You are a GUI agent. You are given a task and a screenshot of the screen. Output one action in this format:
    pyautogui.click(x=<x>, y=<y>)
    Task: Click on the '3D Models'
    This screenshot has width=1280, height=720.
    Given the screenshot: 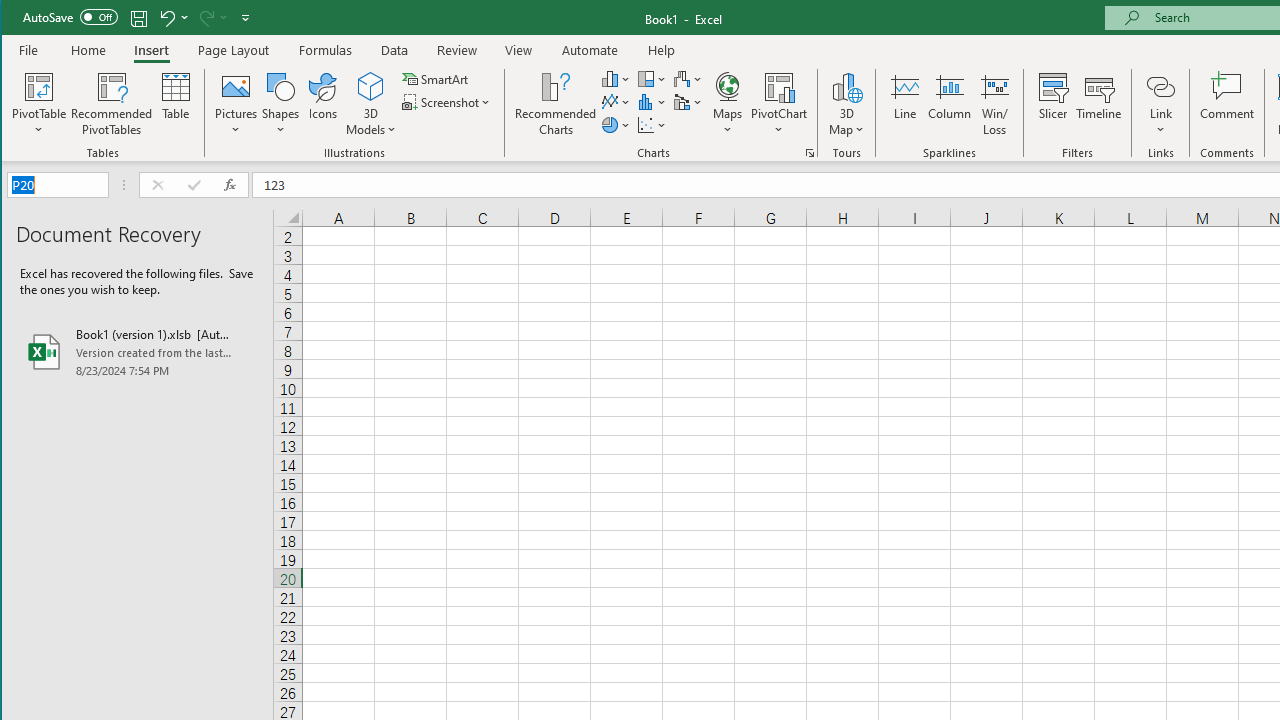 What is the action you would take?
    pyautogui.click(x=371, y=85)
    